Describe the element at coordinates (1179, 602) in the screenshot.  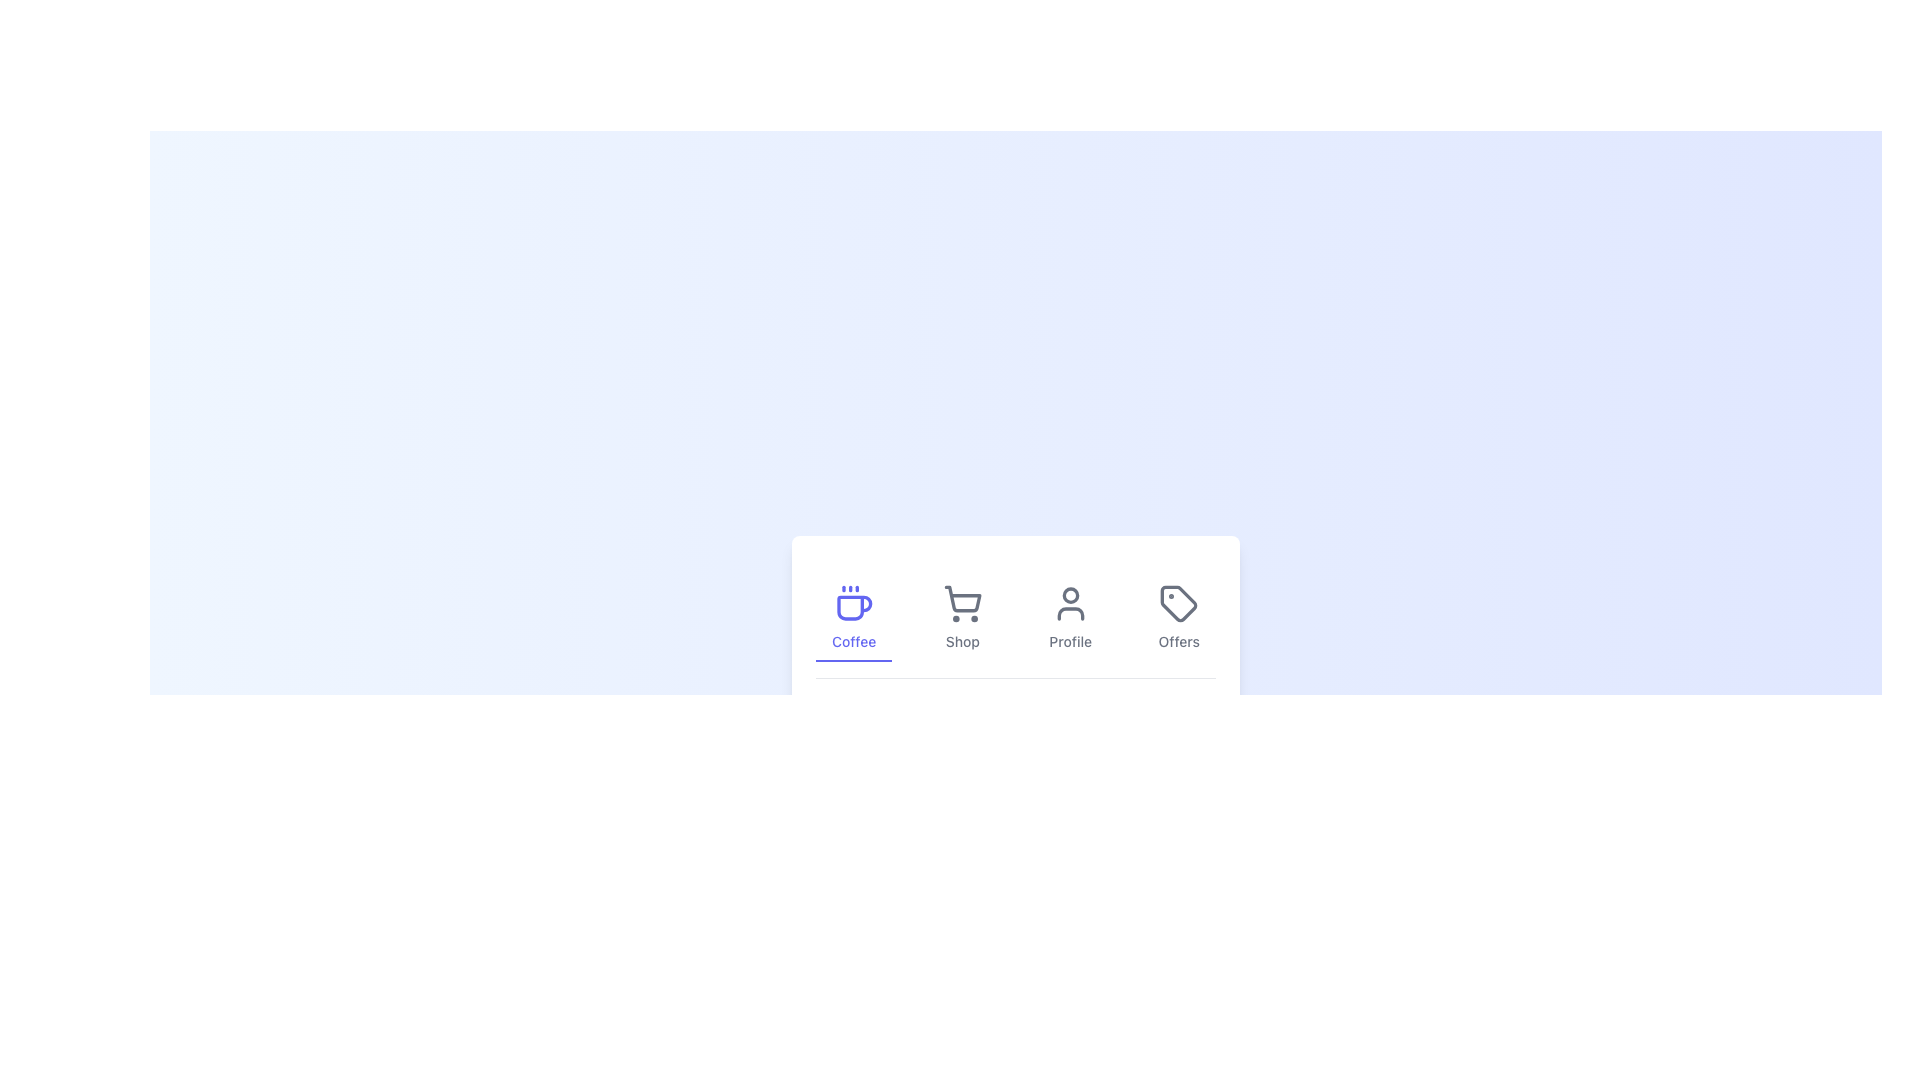
I see `the 'Offers' tag icon located at the rightmost position of the horizontal navigation bar` at that location.